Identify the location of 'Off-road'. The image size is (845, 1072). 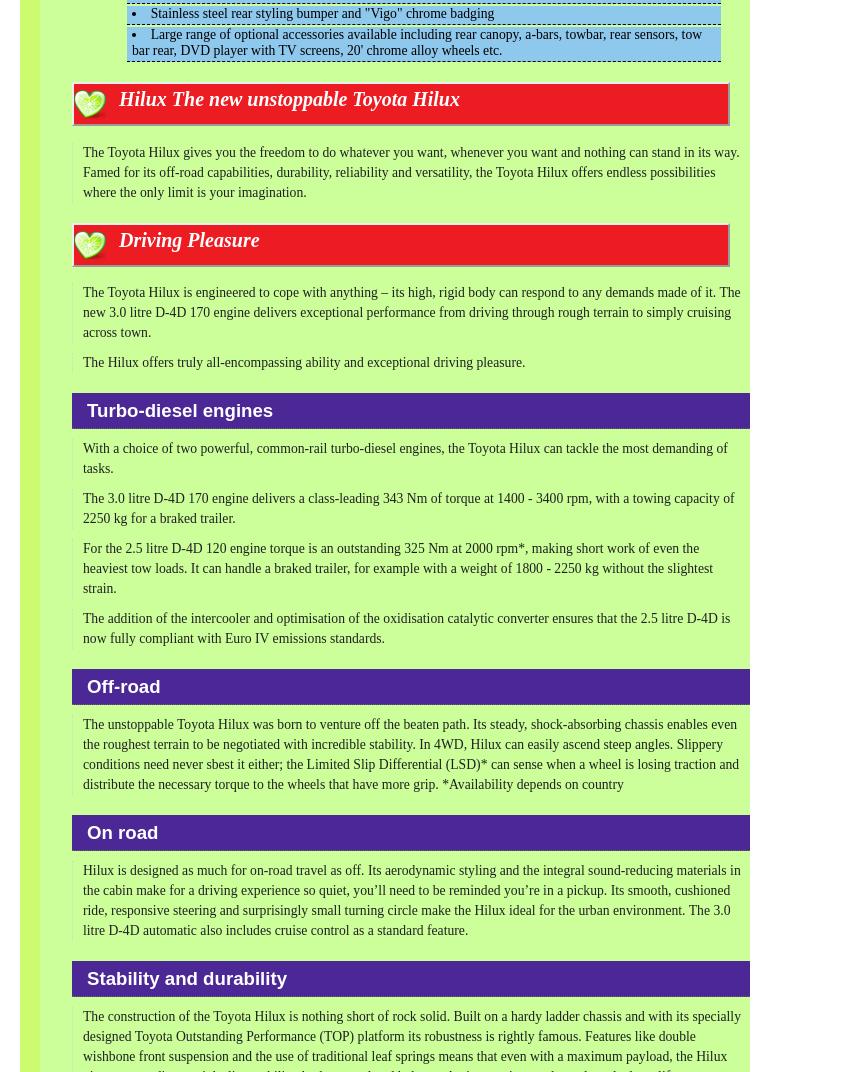
(87, 685).